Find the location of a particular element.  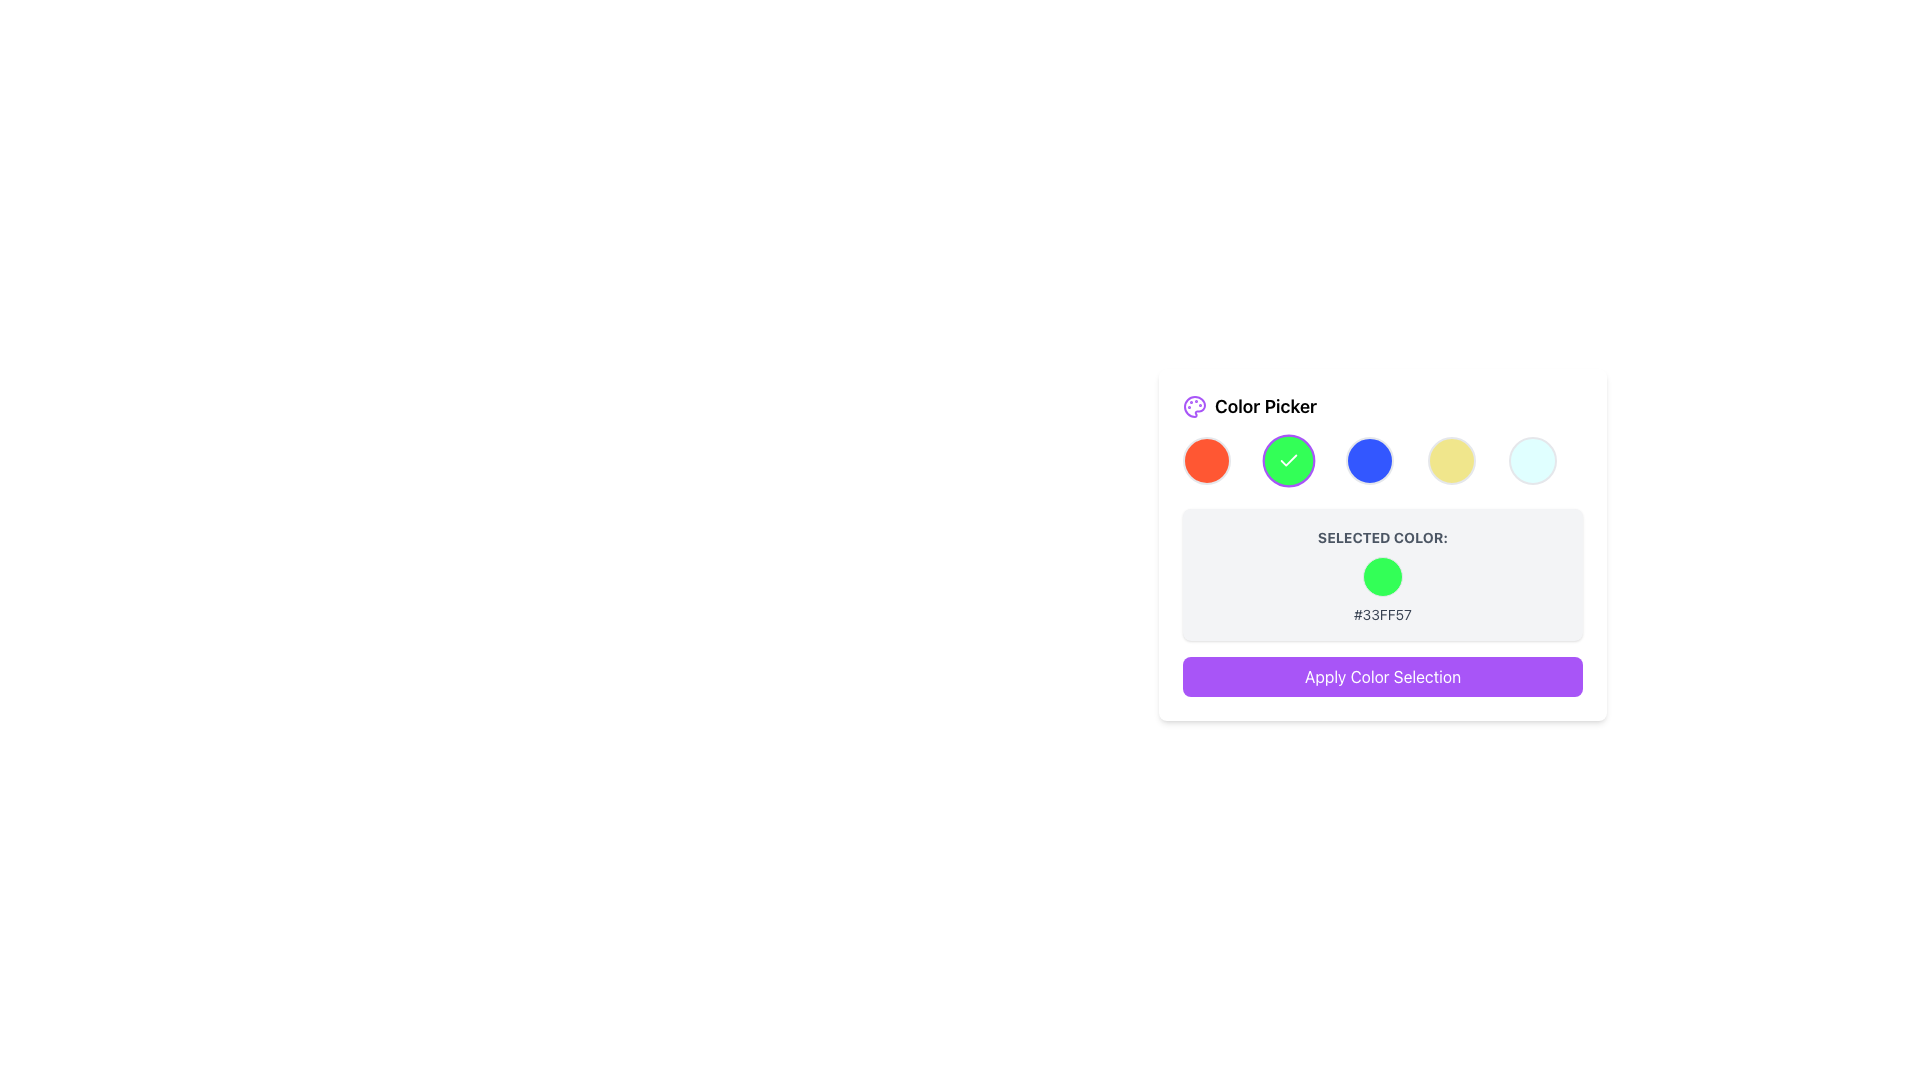

the 'Color Picker' text label, which is styled with a bold font and is located to the right of a purple palette icon in the color selection interface is located at coordinates (1265, 406).